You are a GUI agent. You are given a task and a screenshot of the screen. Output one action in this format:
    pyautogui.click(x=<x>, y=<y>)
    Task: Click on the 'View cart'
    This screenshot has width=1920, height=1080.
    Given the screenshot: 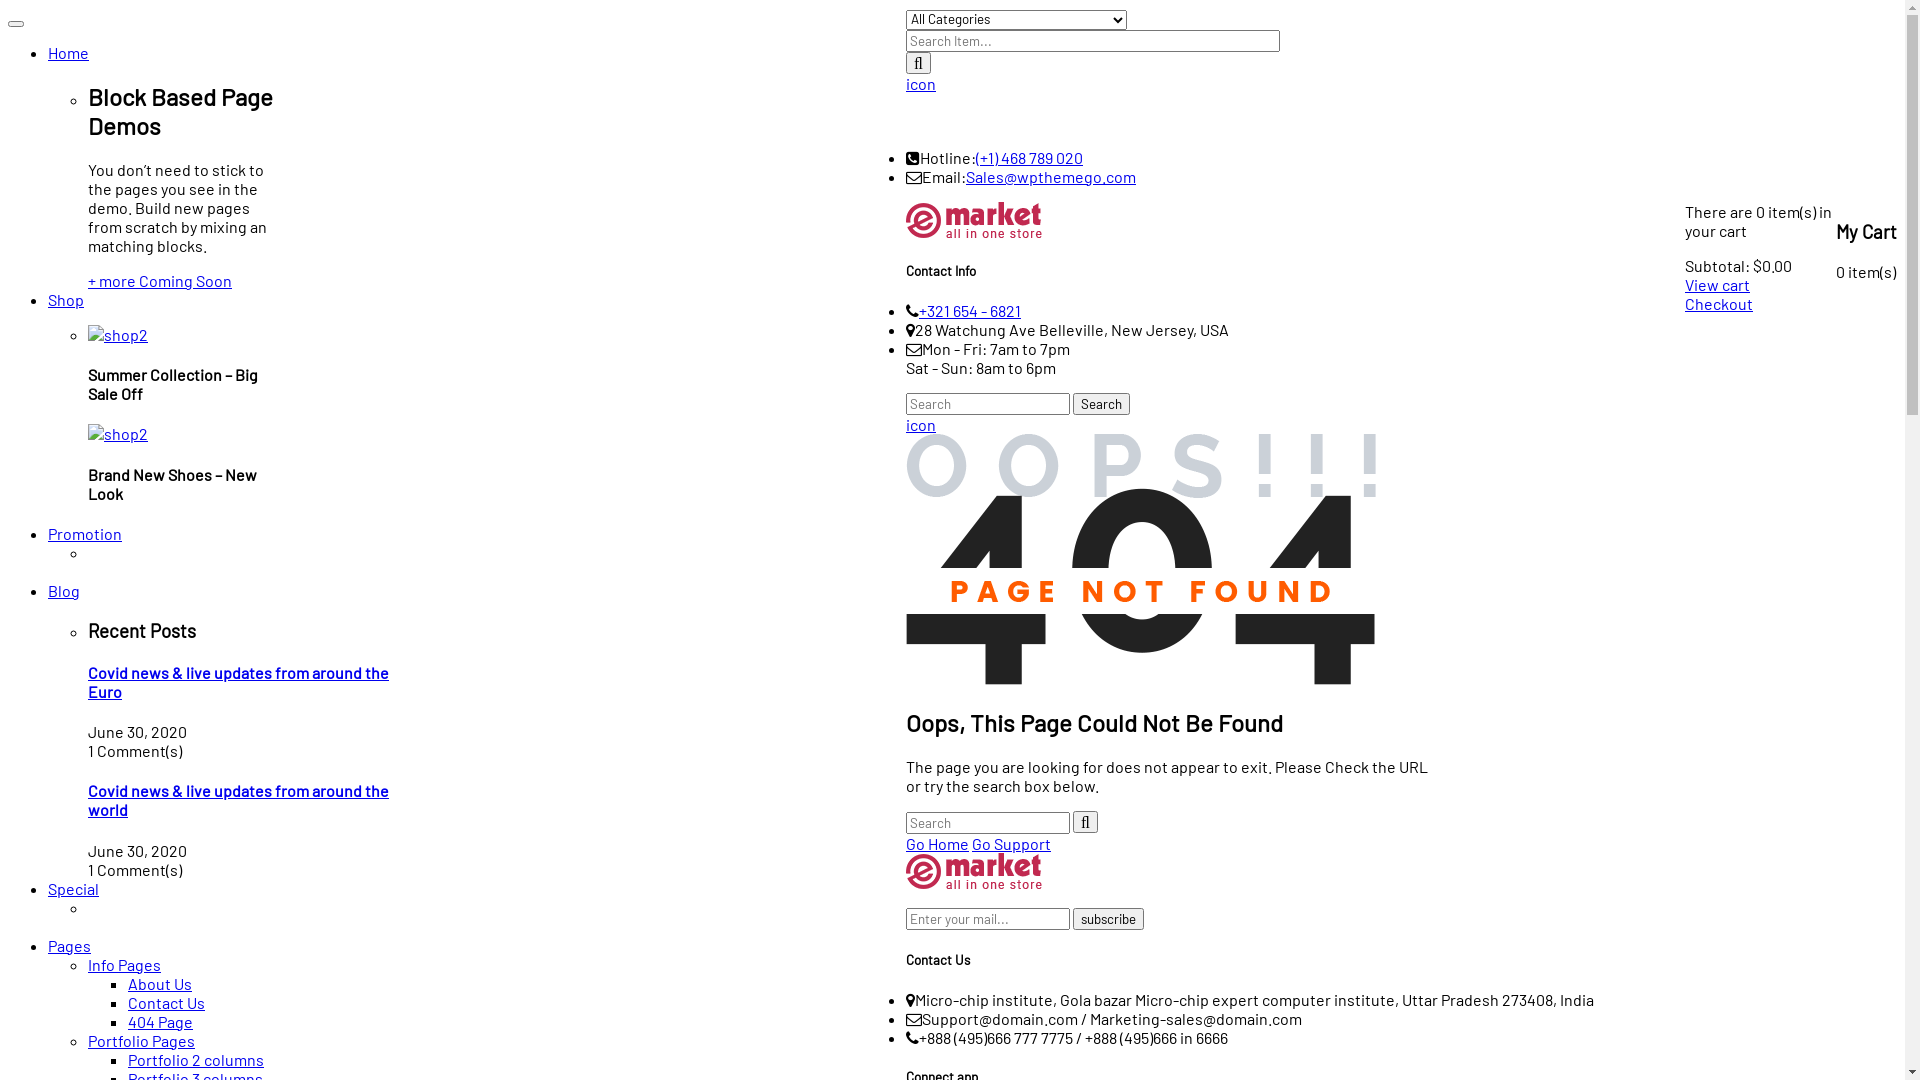 What is the action you would take?
    pyautogui.click(x=1716, y=283)
    